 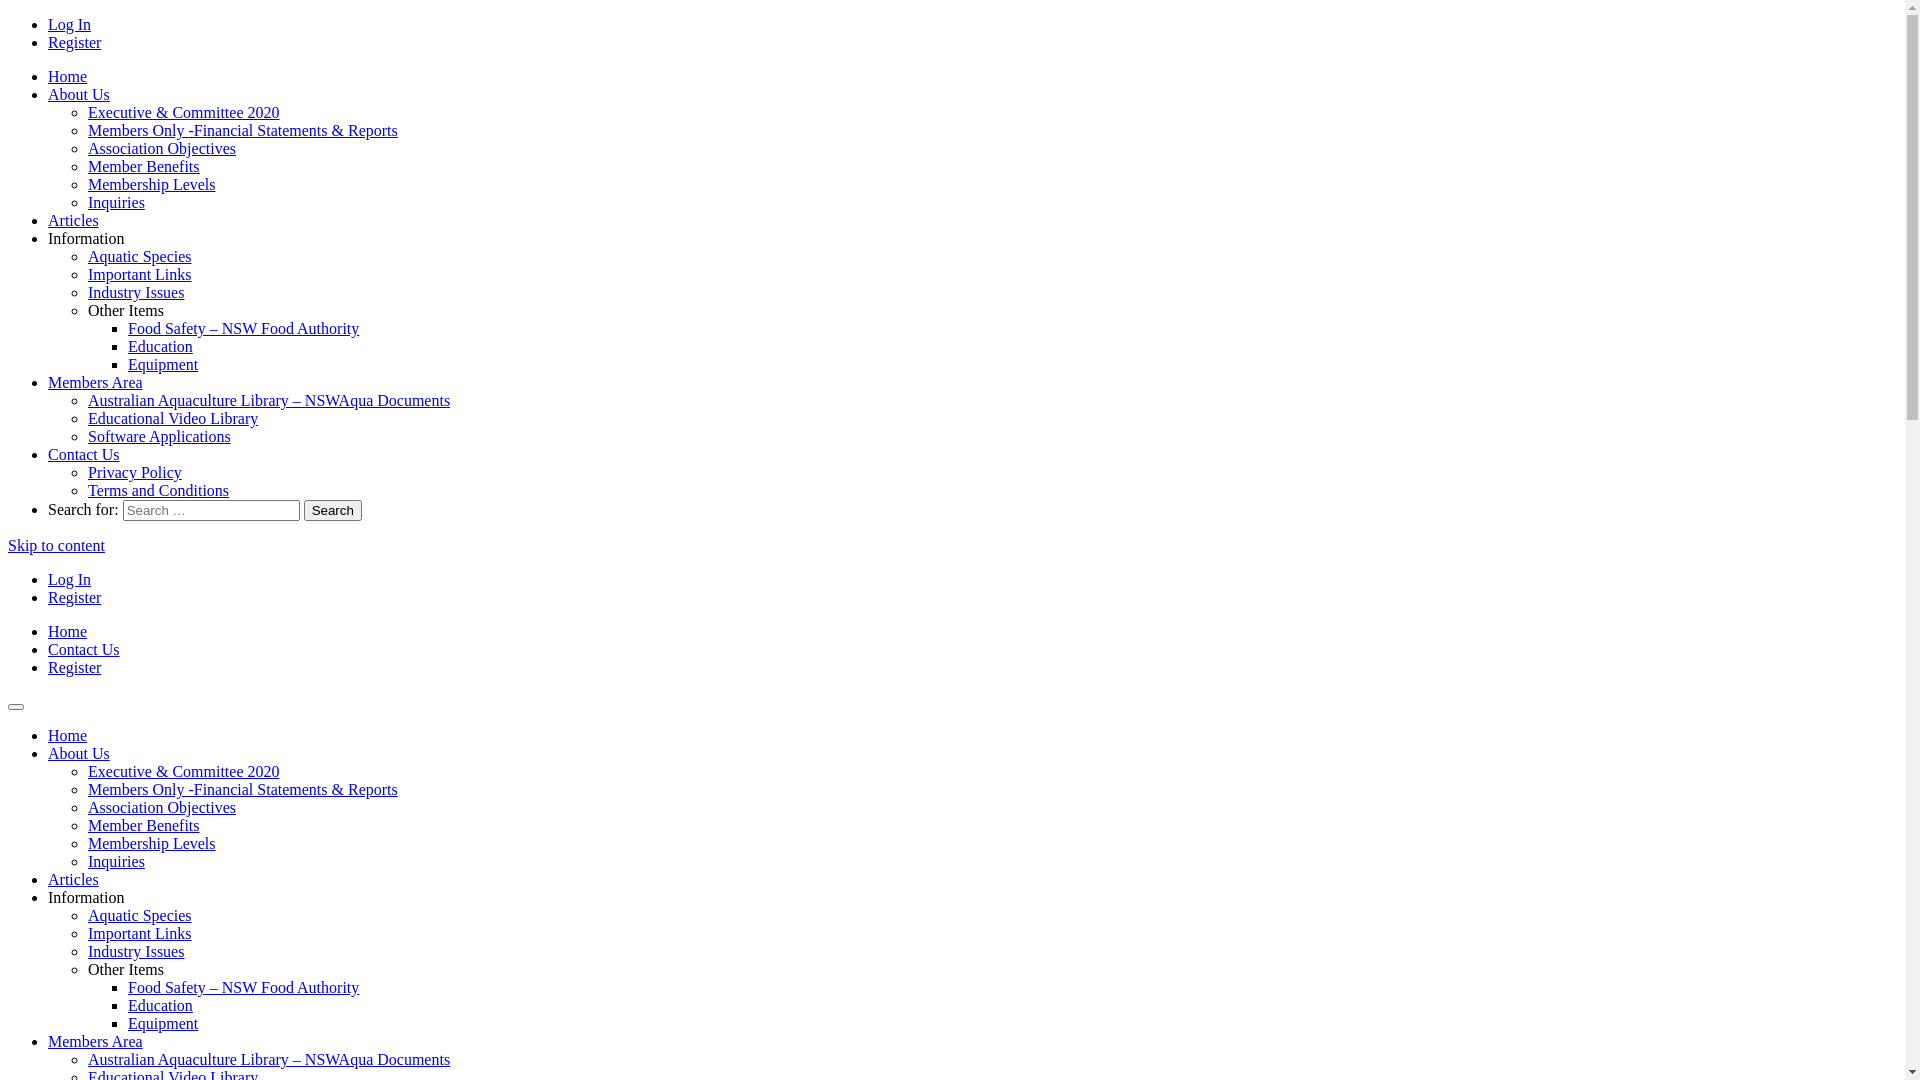 What do you see at coordinates (56, 545) in the screenshot?
I see `'Skip to content'` at bounding box center [56, 545].